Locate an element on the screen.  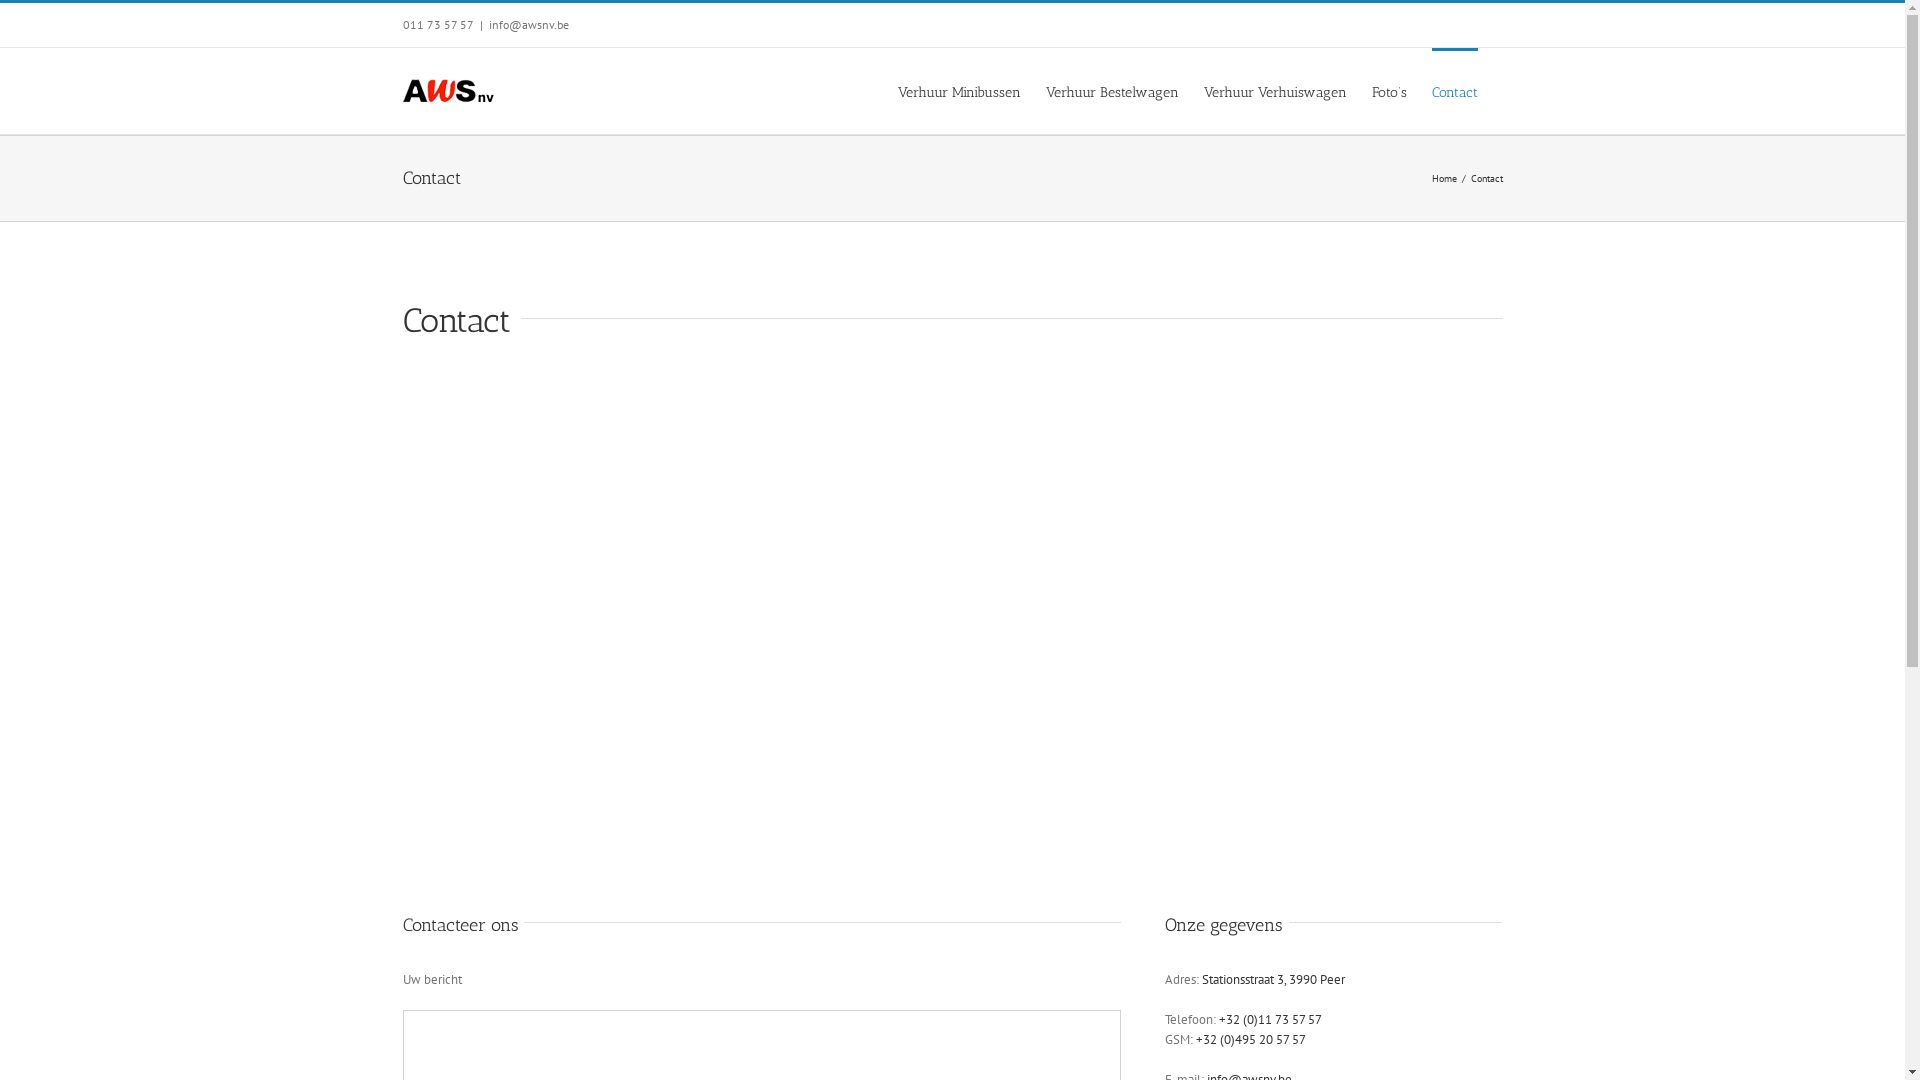
'+32 (0)495 20 57 57' is located at coordinates (1250, 1038).